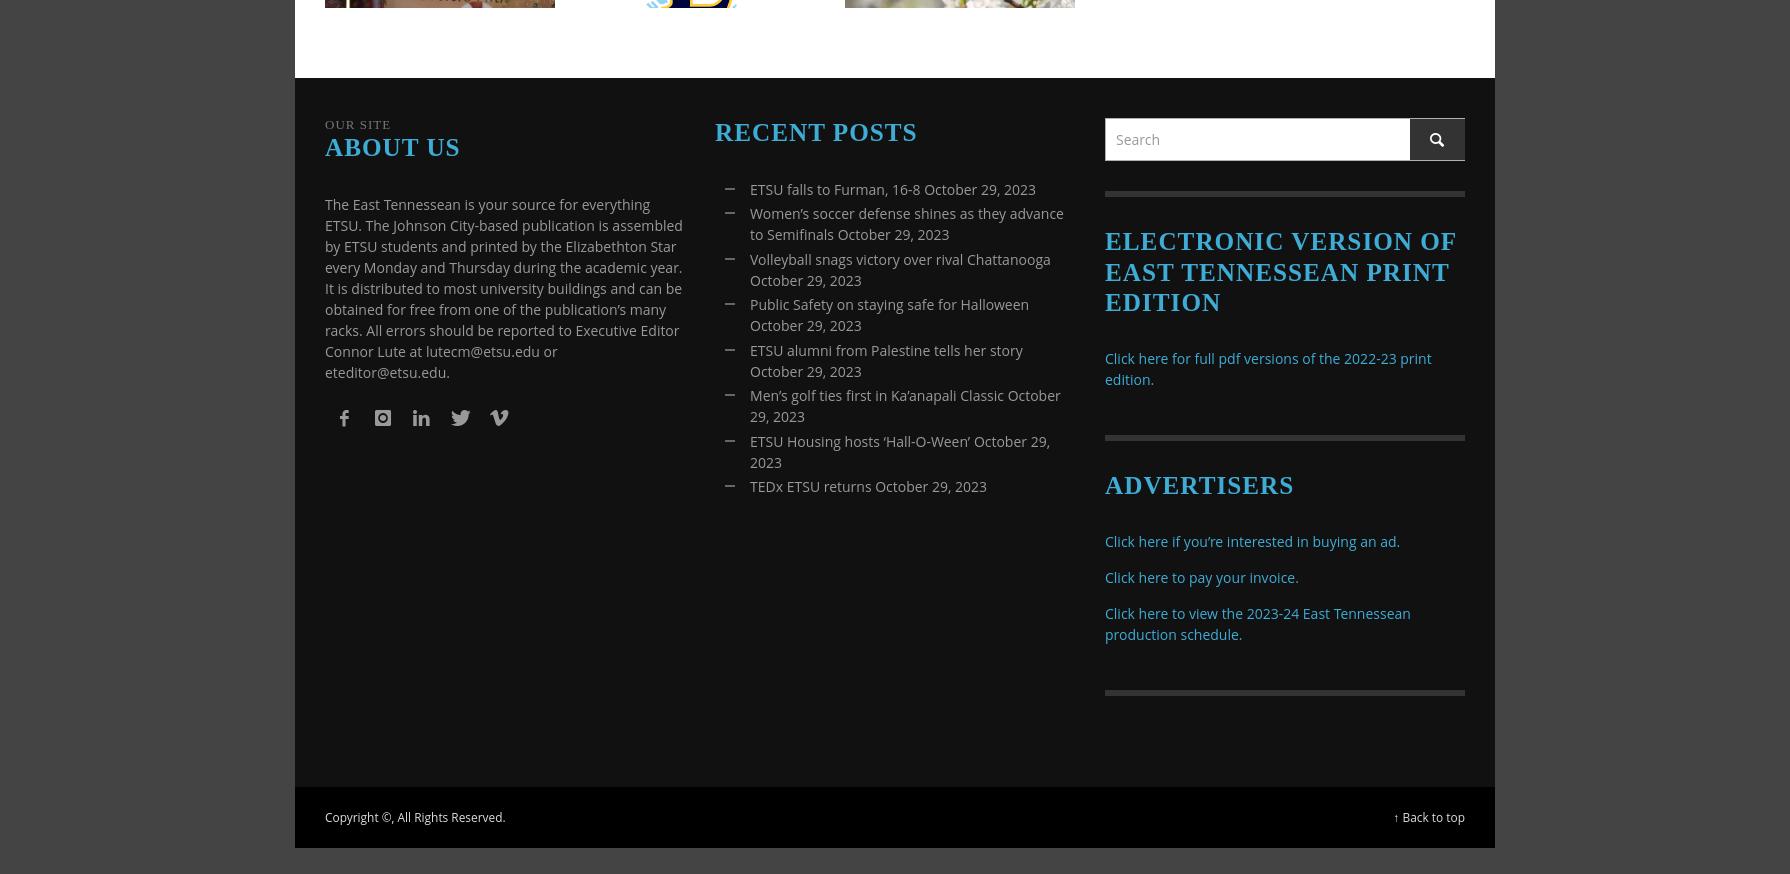 Image resolution: width=1790 pixels, height=874 pixels. I want to click on 'Copyright ©, All Rights Reserved.', so click(414, 817).